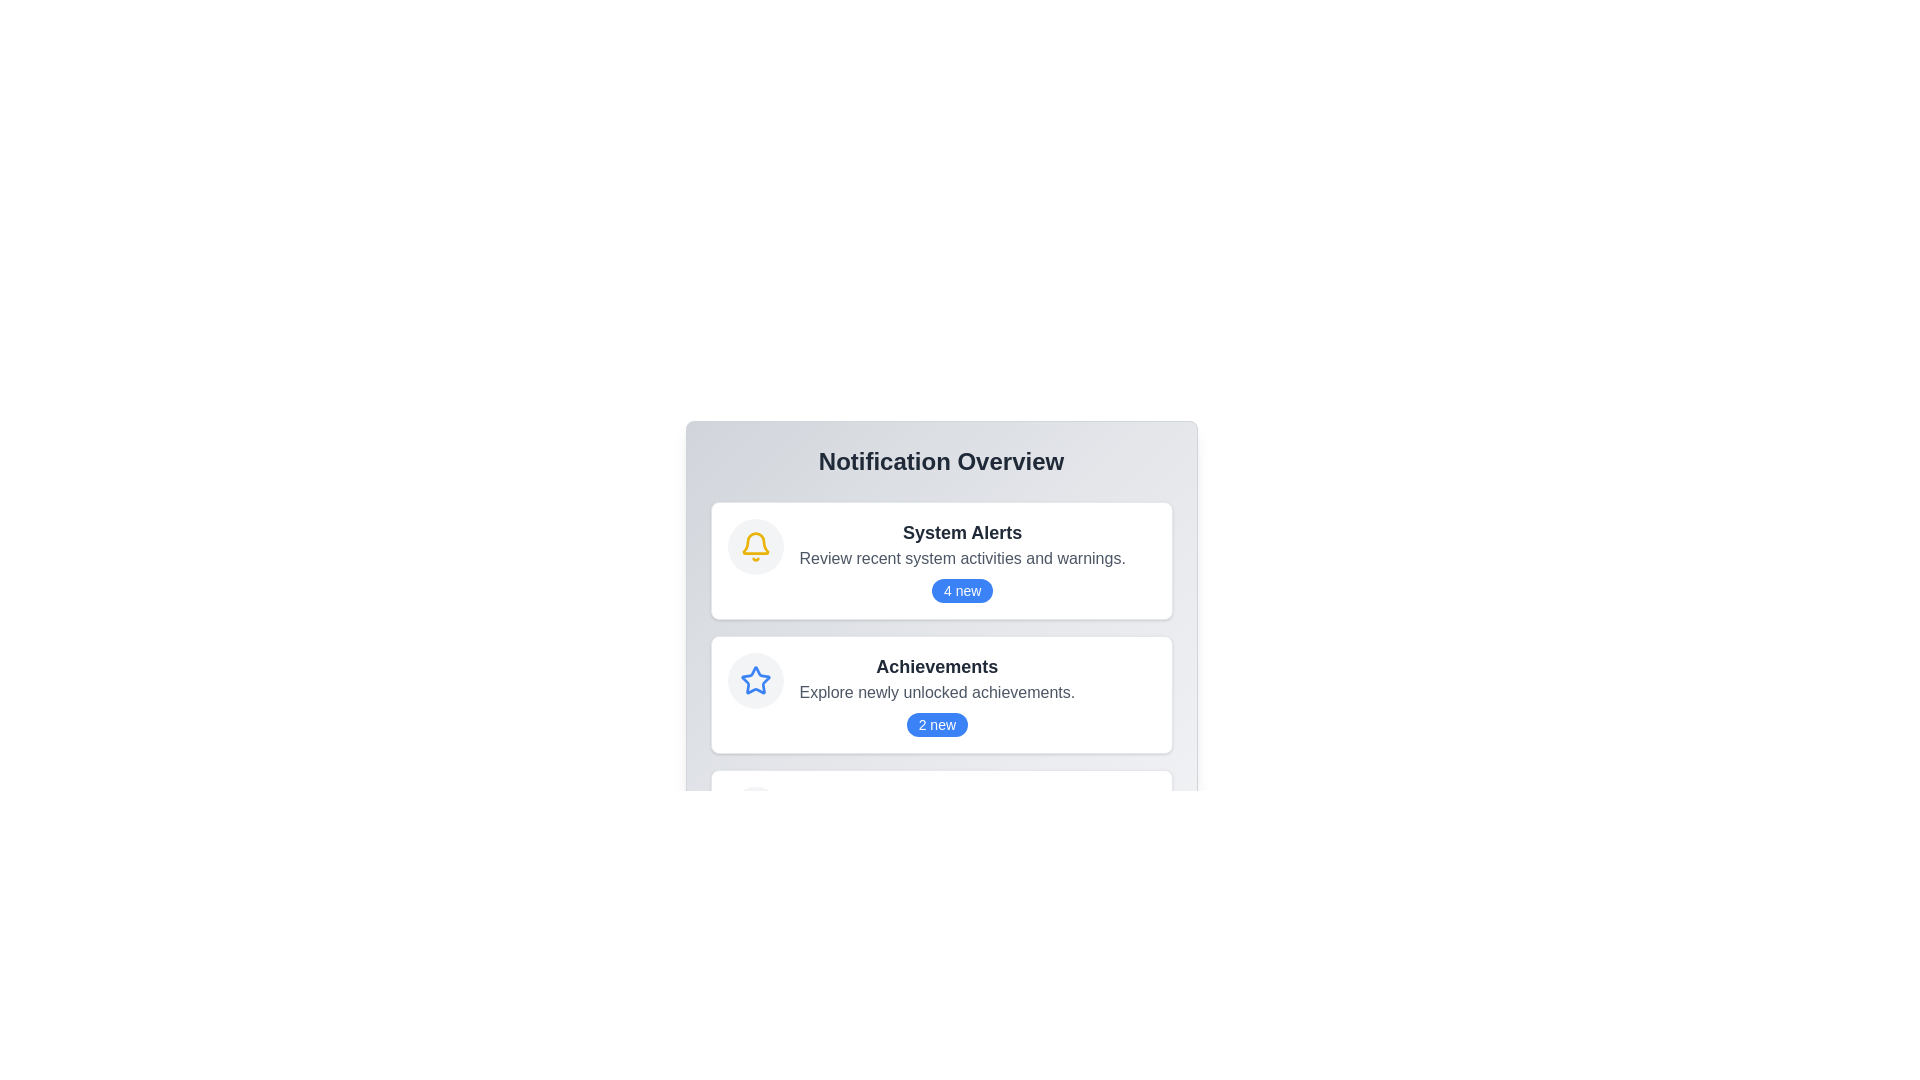 This screenshot has width=1920, height=1080. I want to click on the pill-shaped badge with a blue background and white text that reads '4 new', located below the 'Review recent system activities and warnings.' in the 'System Alerts' section, so click(962, 589).